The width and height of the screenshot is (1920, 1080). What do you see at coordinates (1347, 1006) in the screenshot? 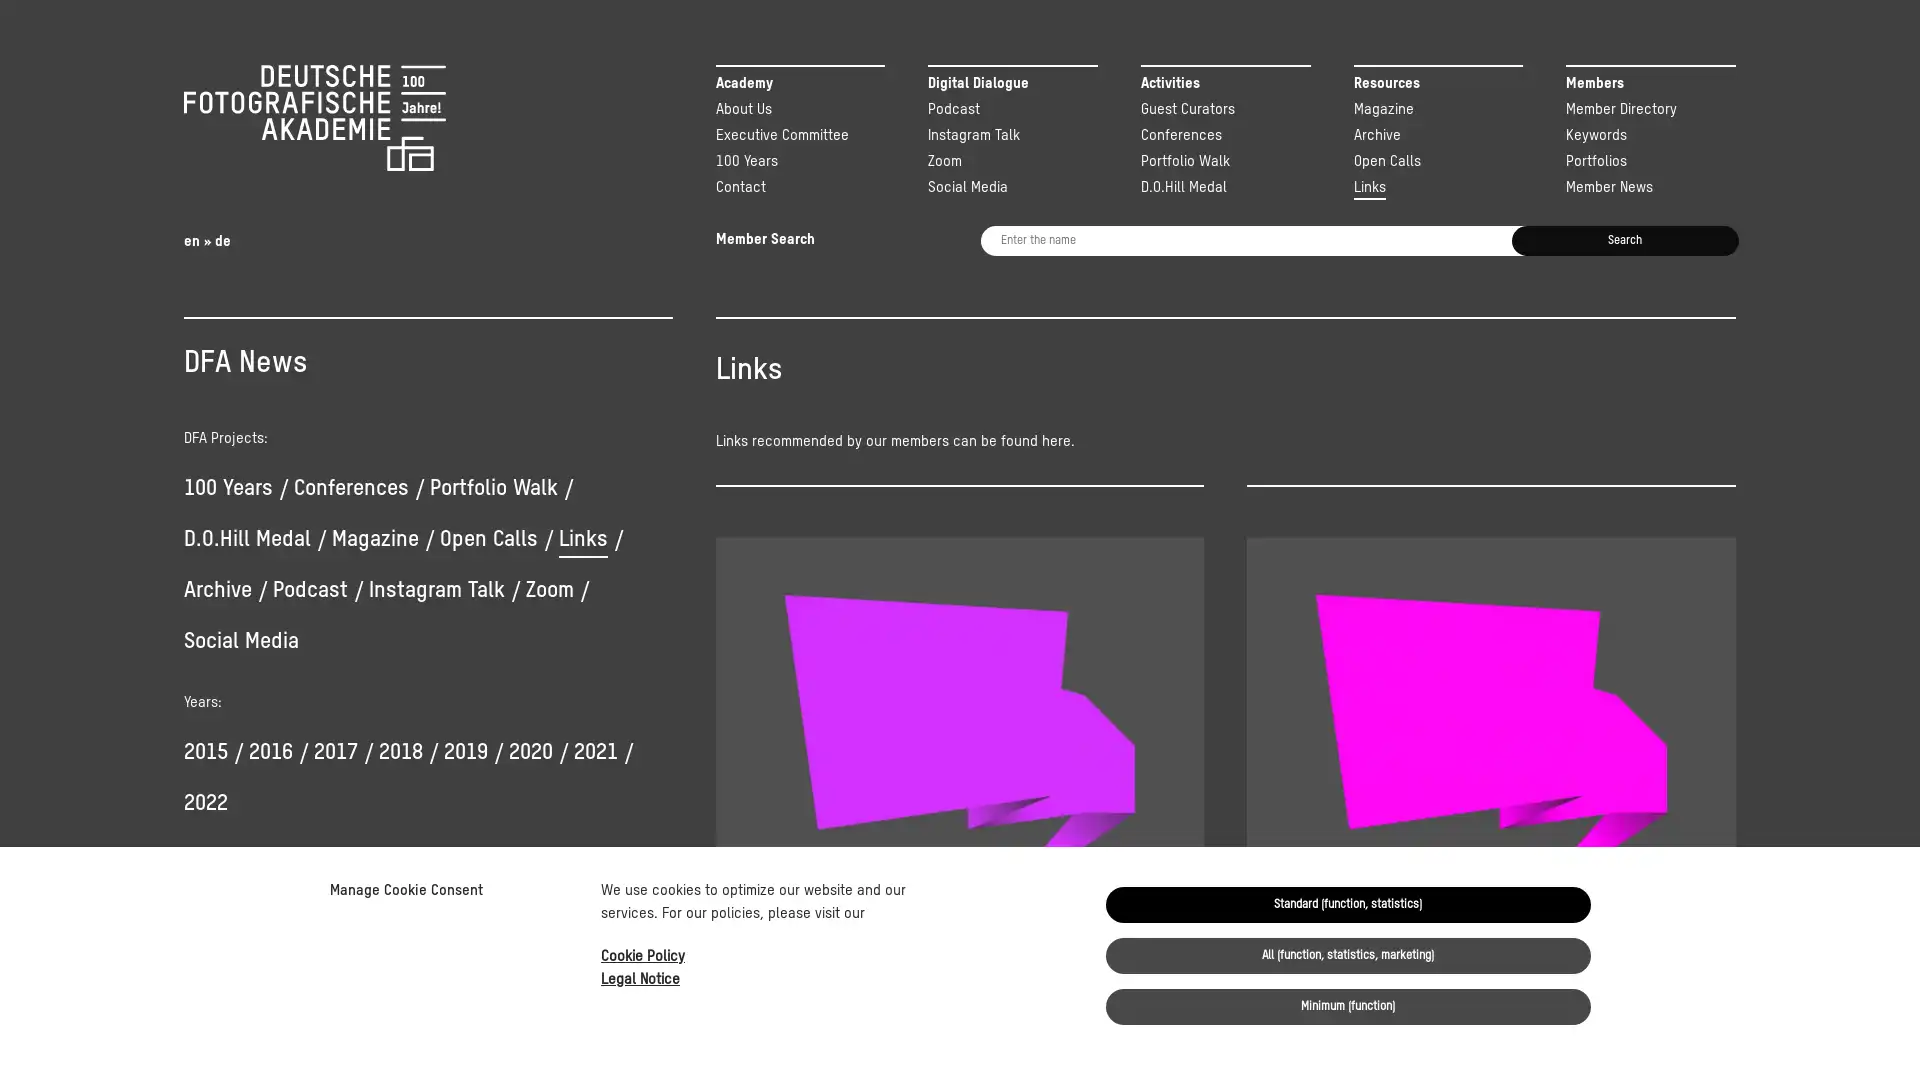
I see `Minimum (function)` at bounding box center [1347, 1006].